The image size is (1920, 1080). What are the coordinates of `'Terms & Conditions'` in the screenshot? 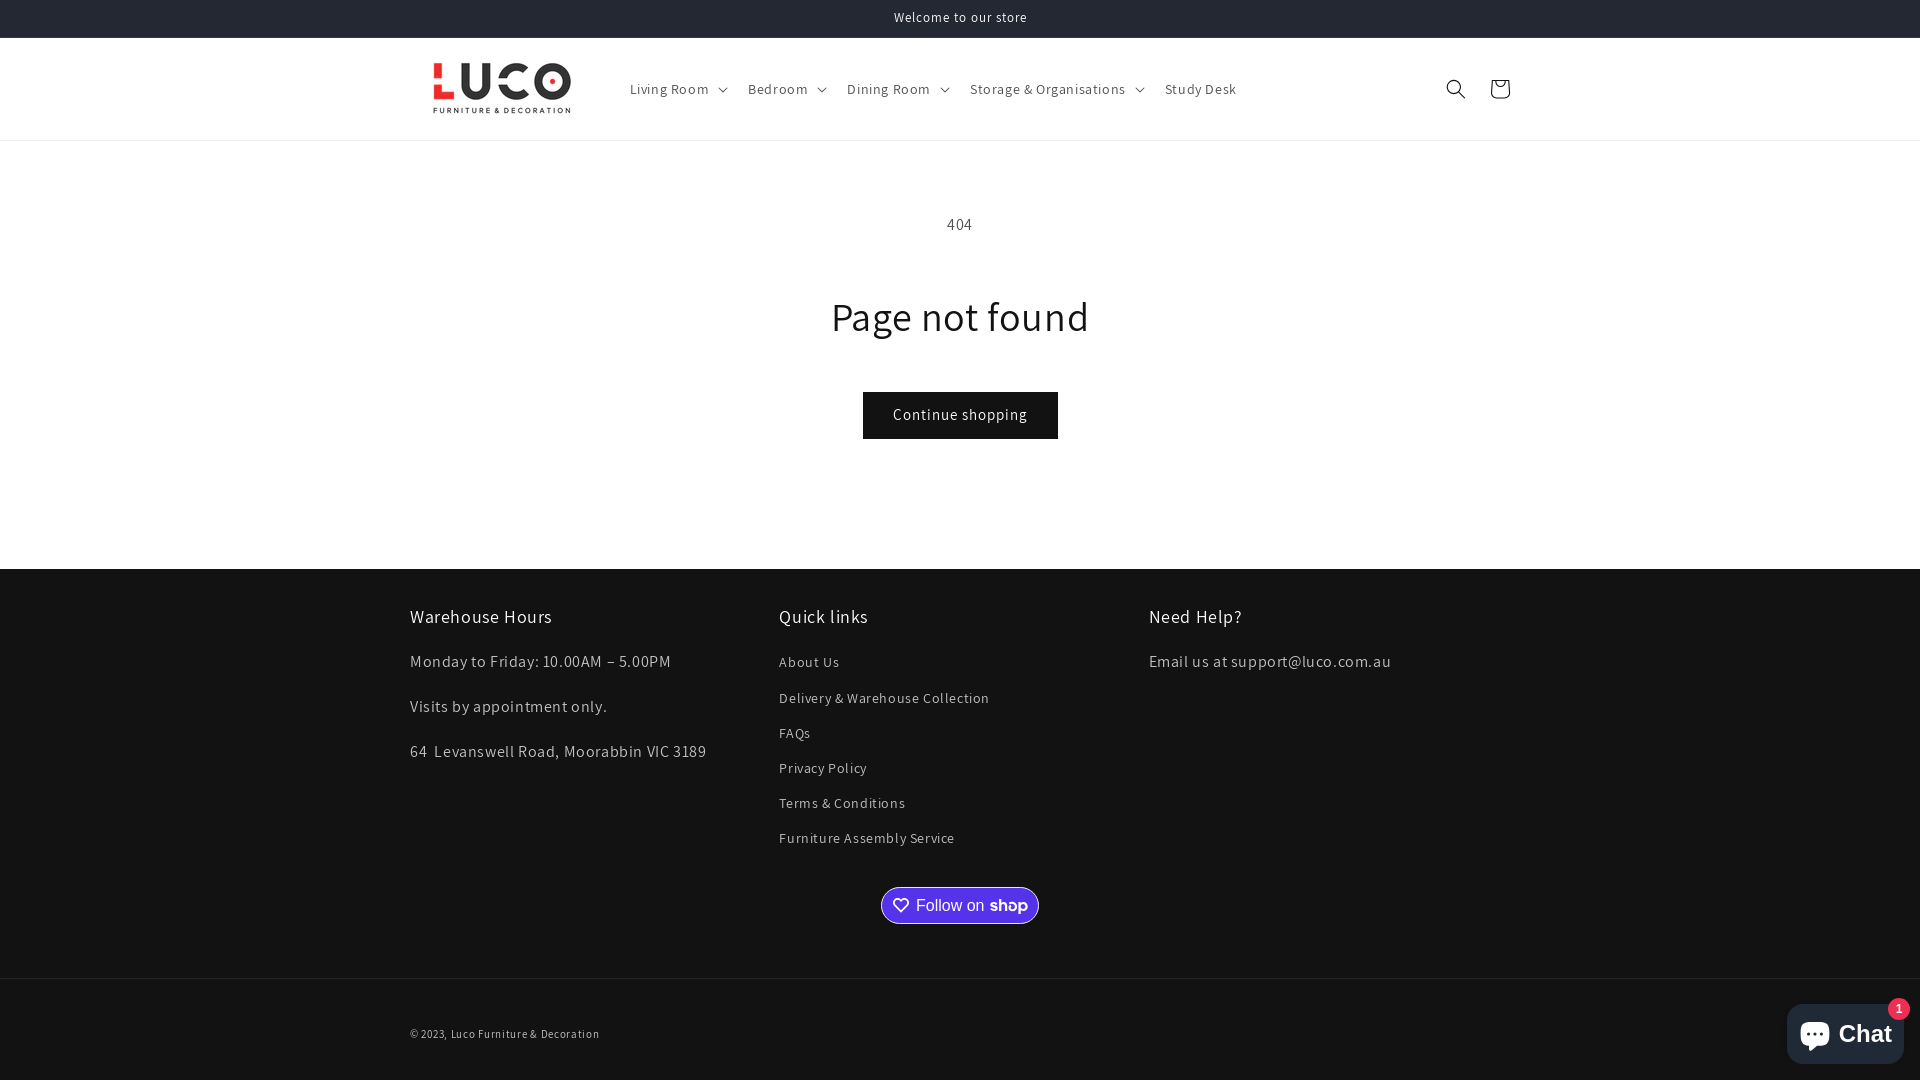 It's located at (841, 802).